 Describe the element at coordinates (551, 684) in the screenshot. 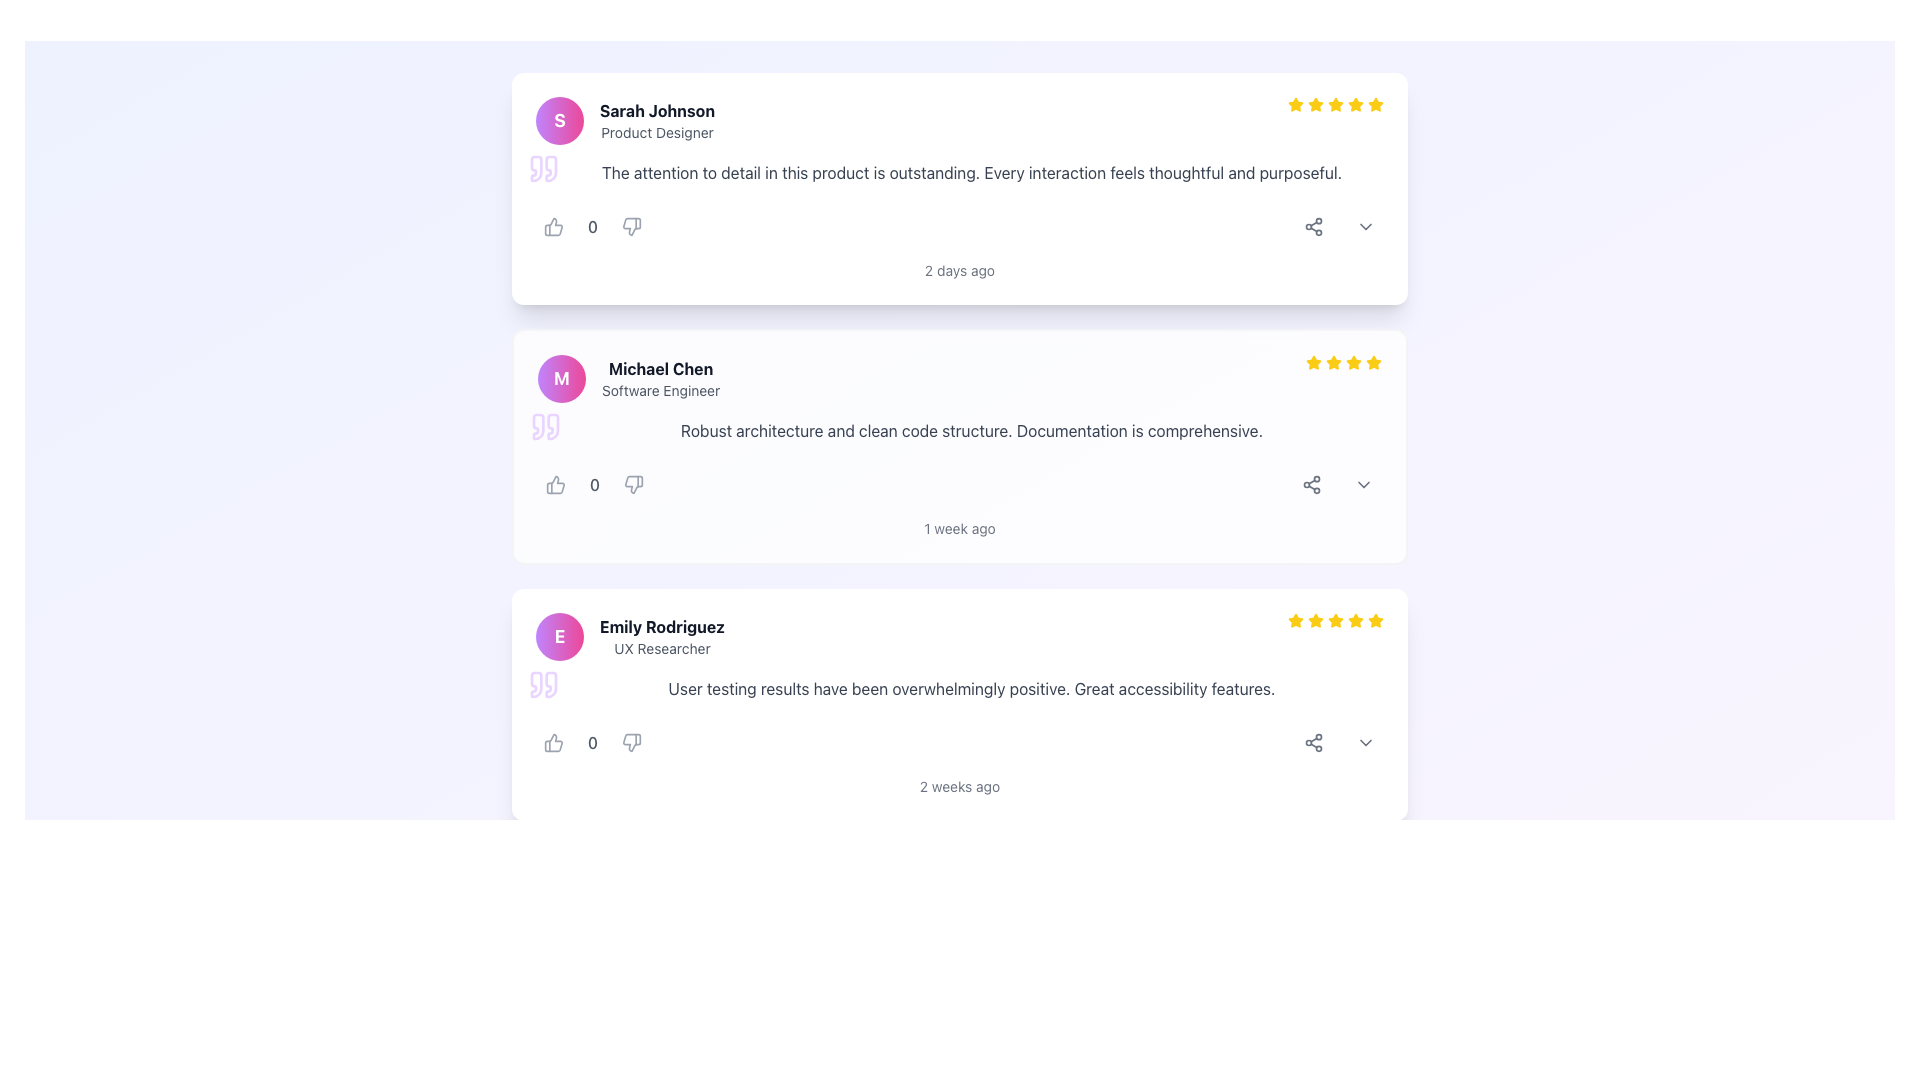

I see `the quotation graphic icon located slightly to the left of Emily Rodriguez's profile icon in the third comment section, aligned with the beginning of the text` at that location.